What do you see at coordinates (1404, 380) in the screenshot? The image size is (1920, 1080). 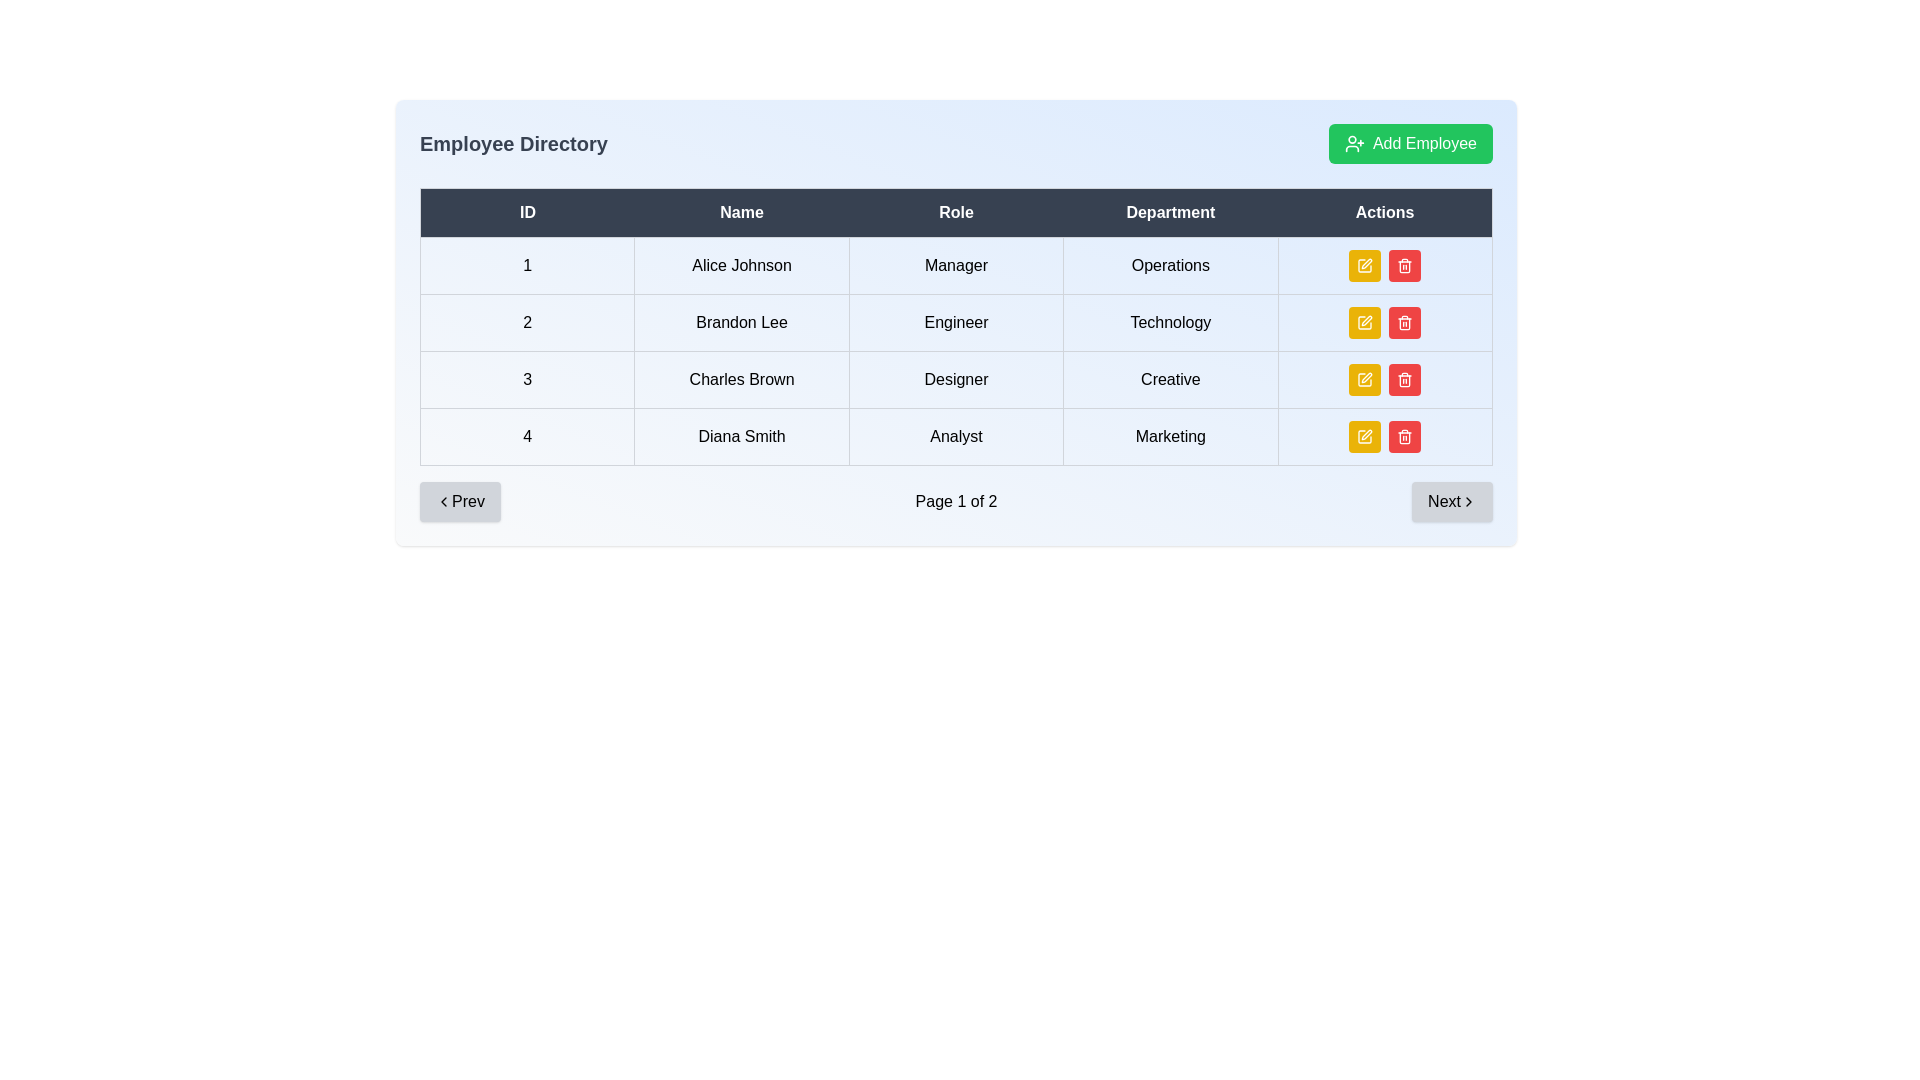 I see `the delete action icon button for 'Diana Smith' in the Employee Directory` at bounding box center [1404, 380].